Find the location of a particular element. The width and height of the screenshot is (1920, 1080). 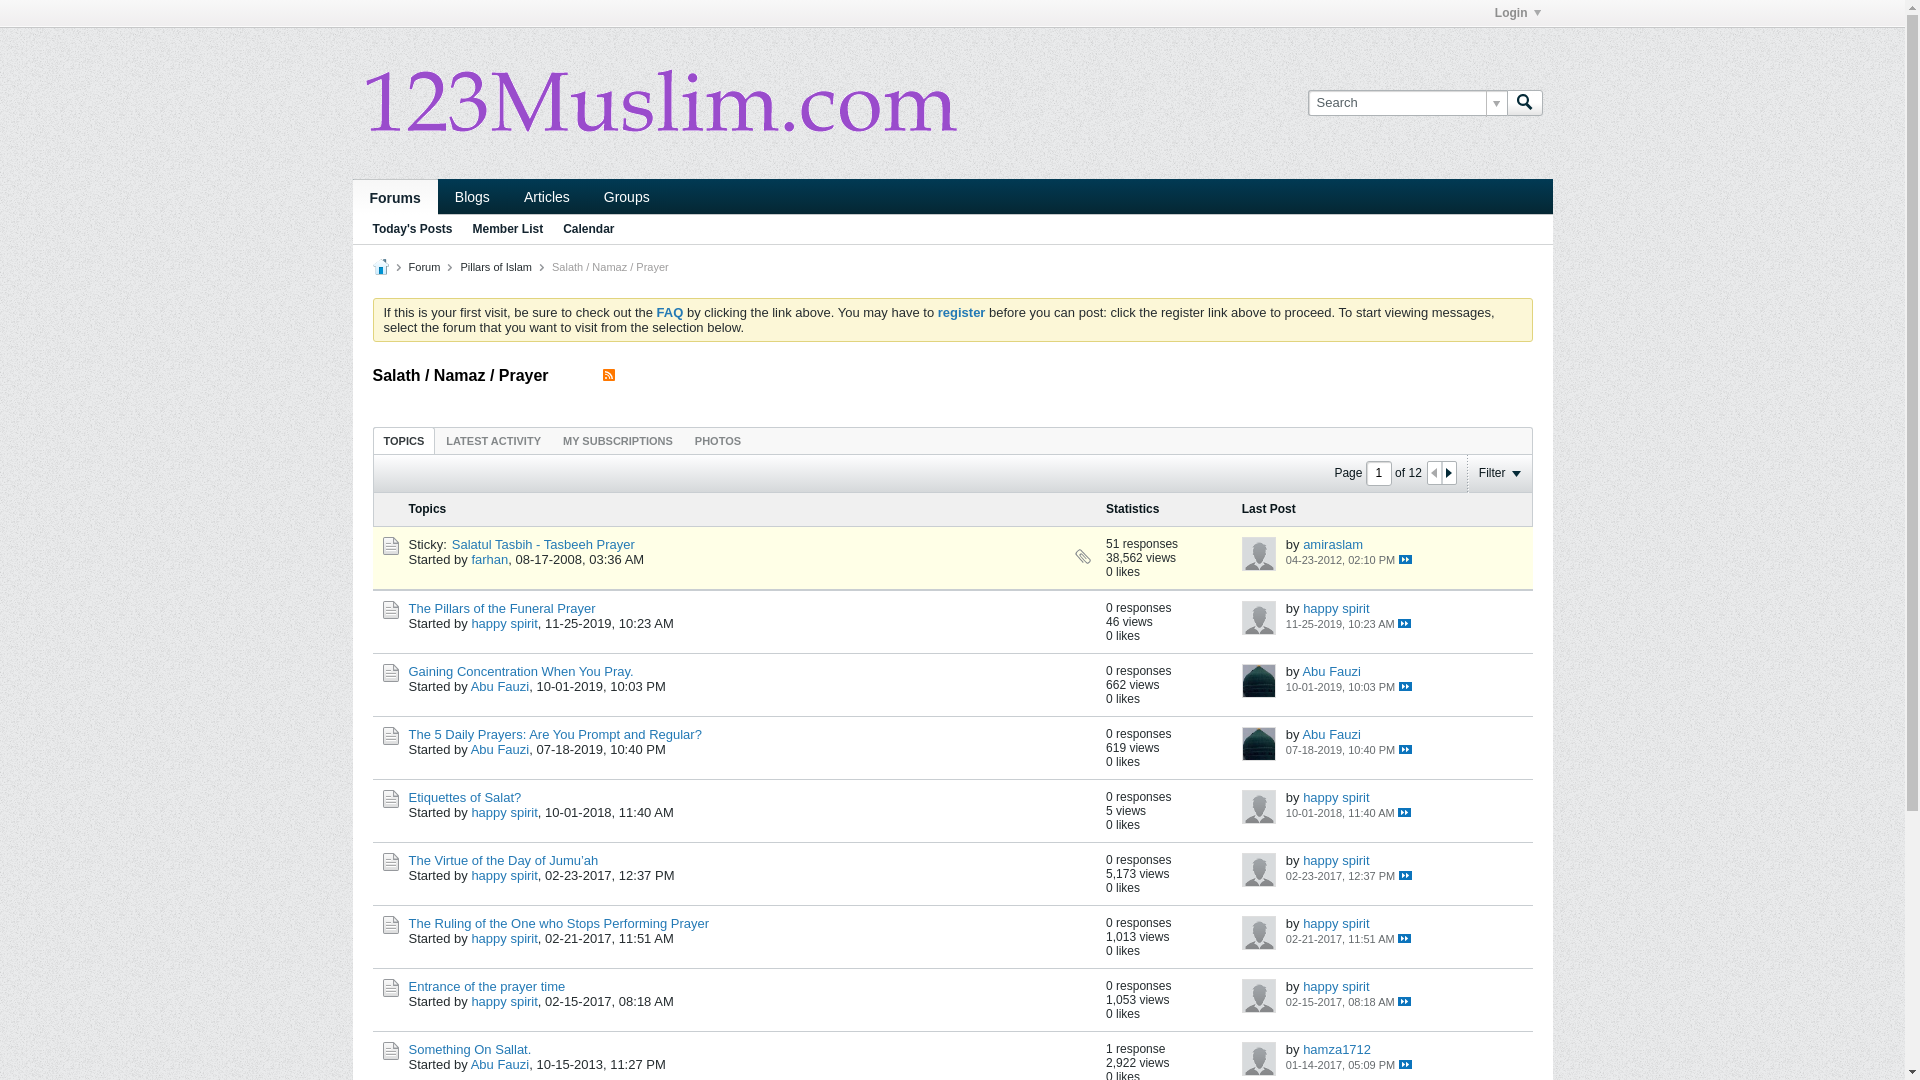

'View this channel's RSS feed.' is located at coordinates (608, 375).